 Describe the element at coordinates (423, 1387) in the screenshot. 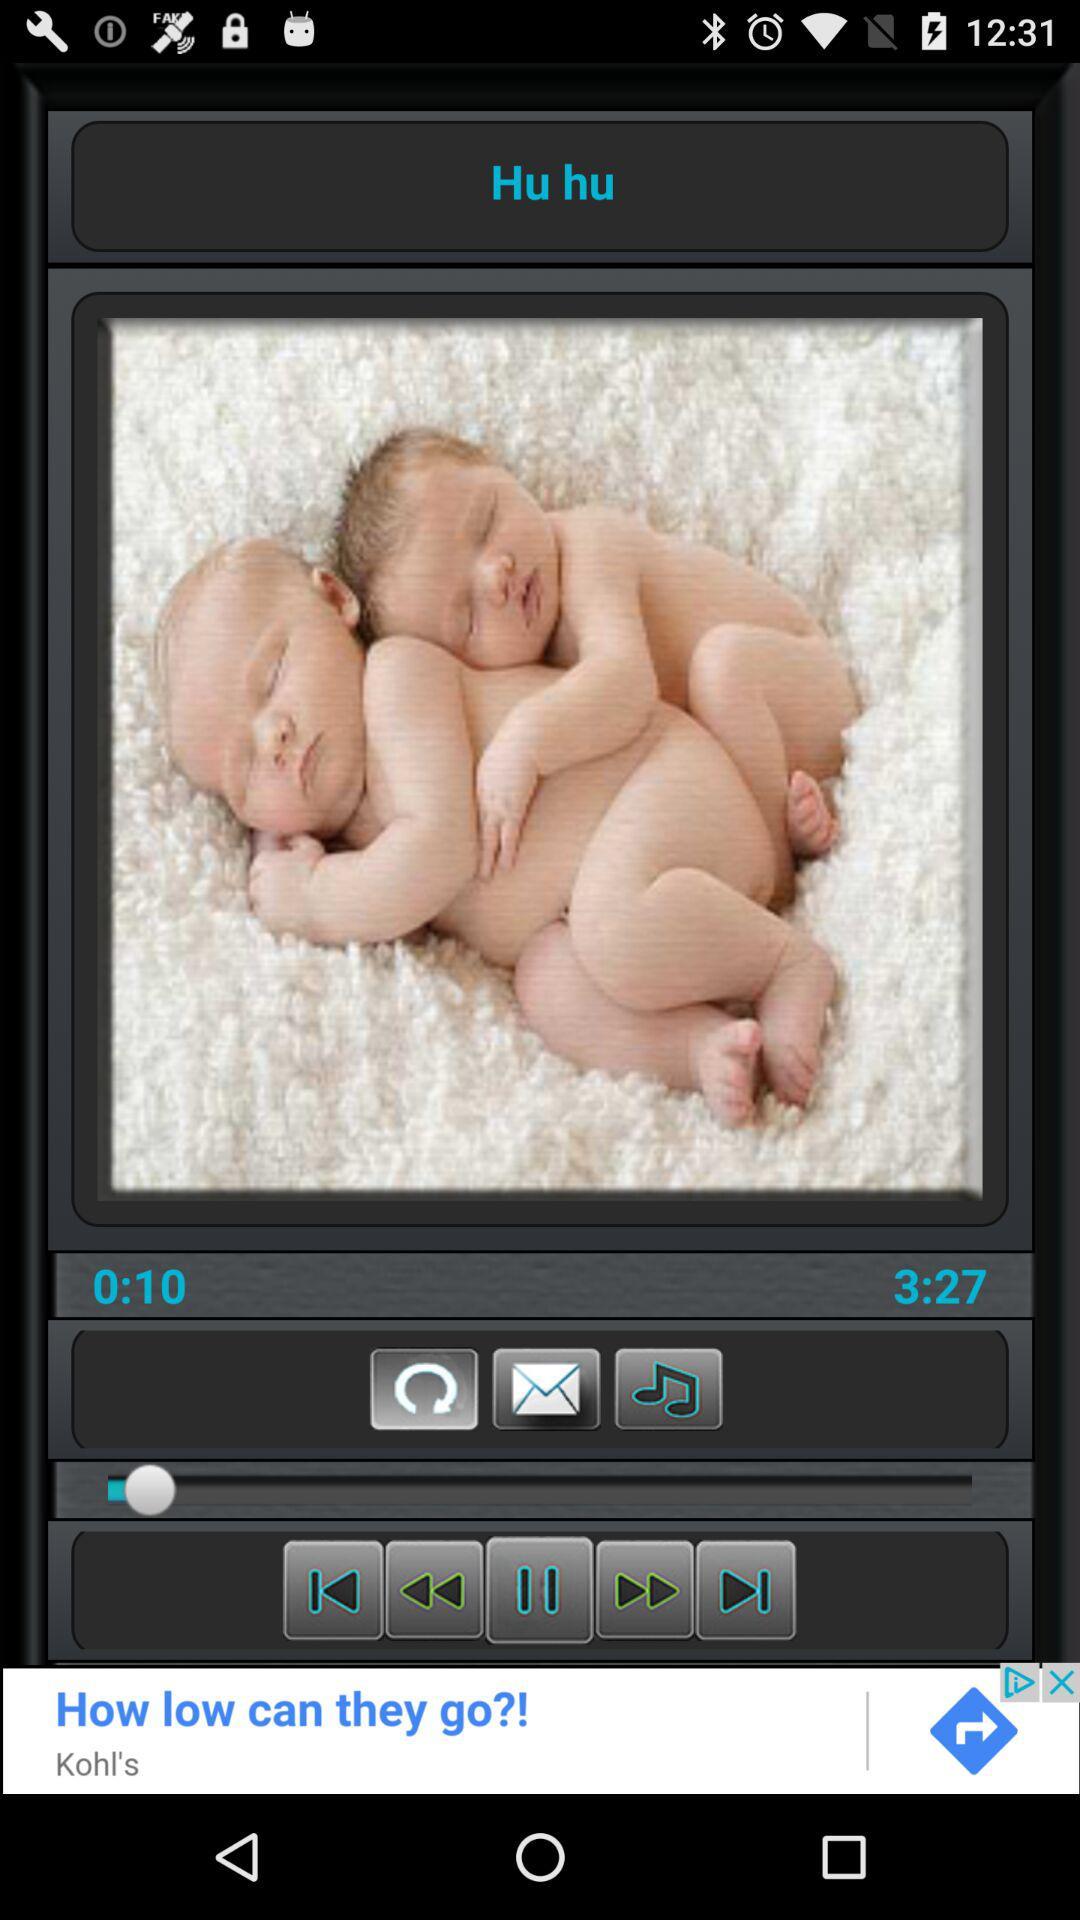

I see `routating option` at that location.